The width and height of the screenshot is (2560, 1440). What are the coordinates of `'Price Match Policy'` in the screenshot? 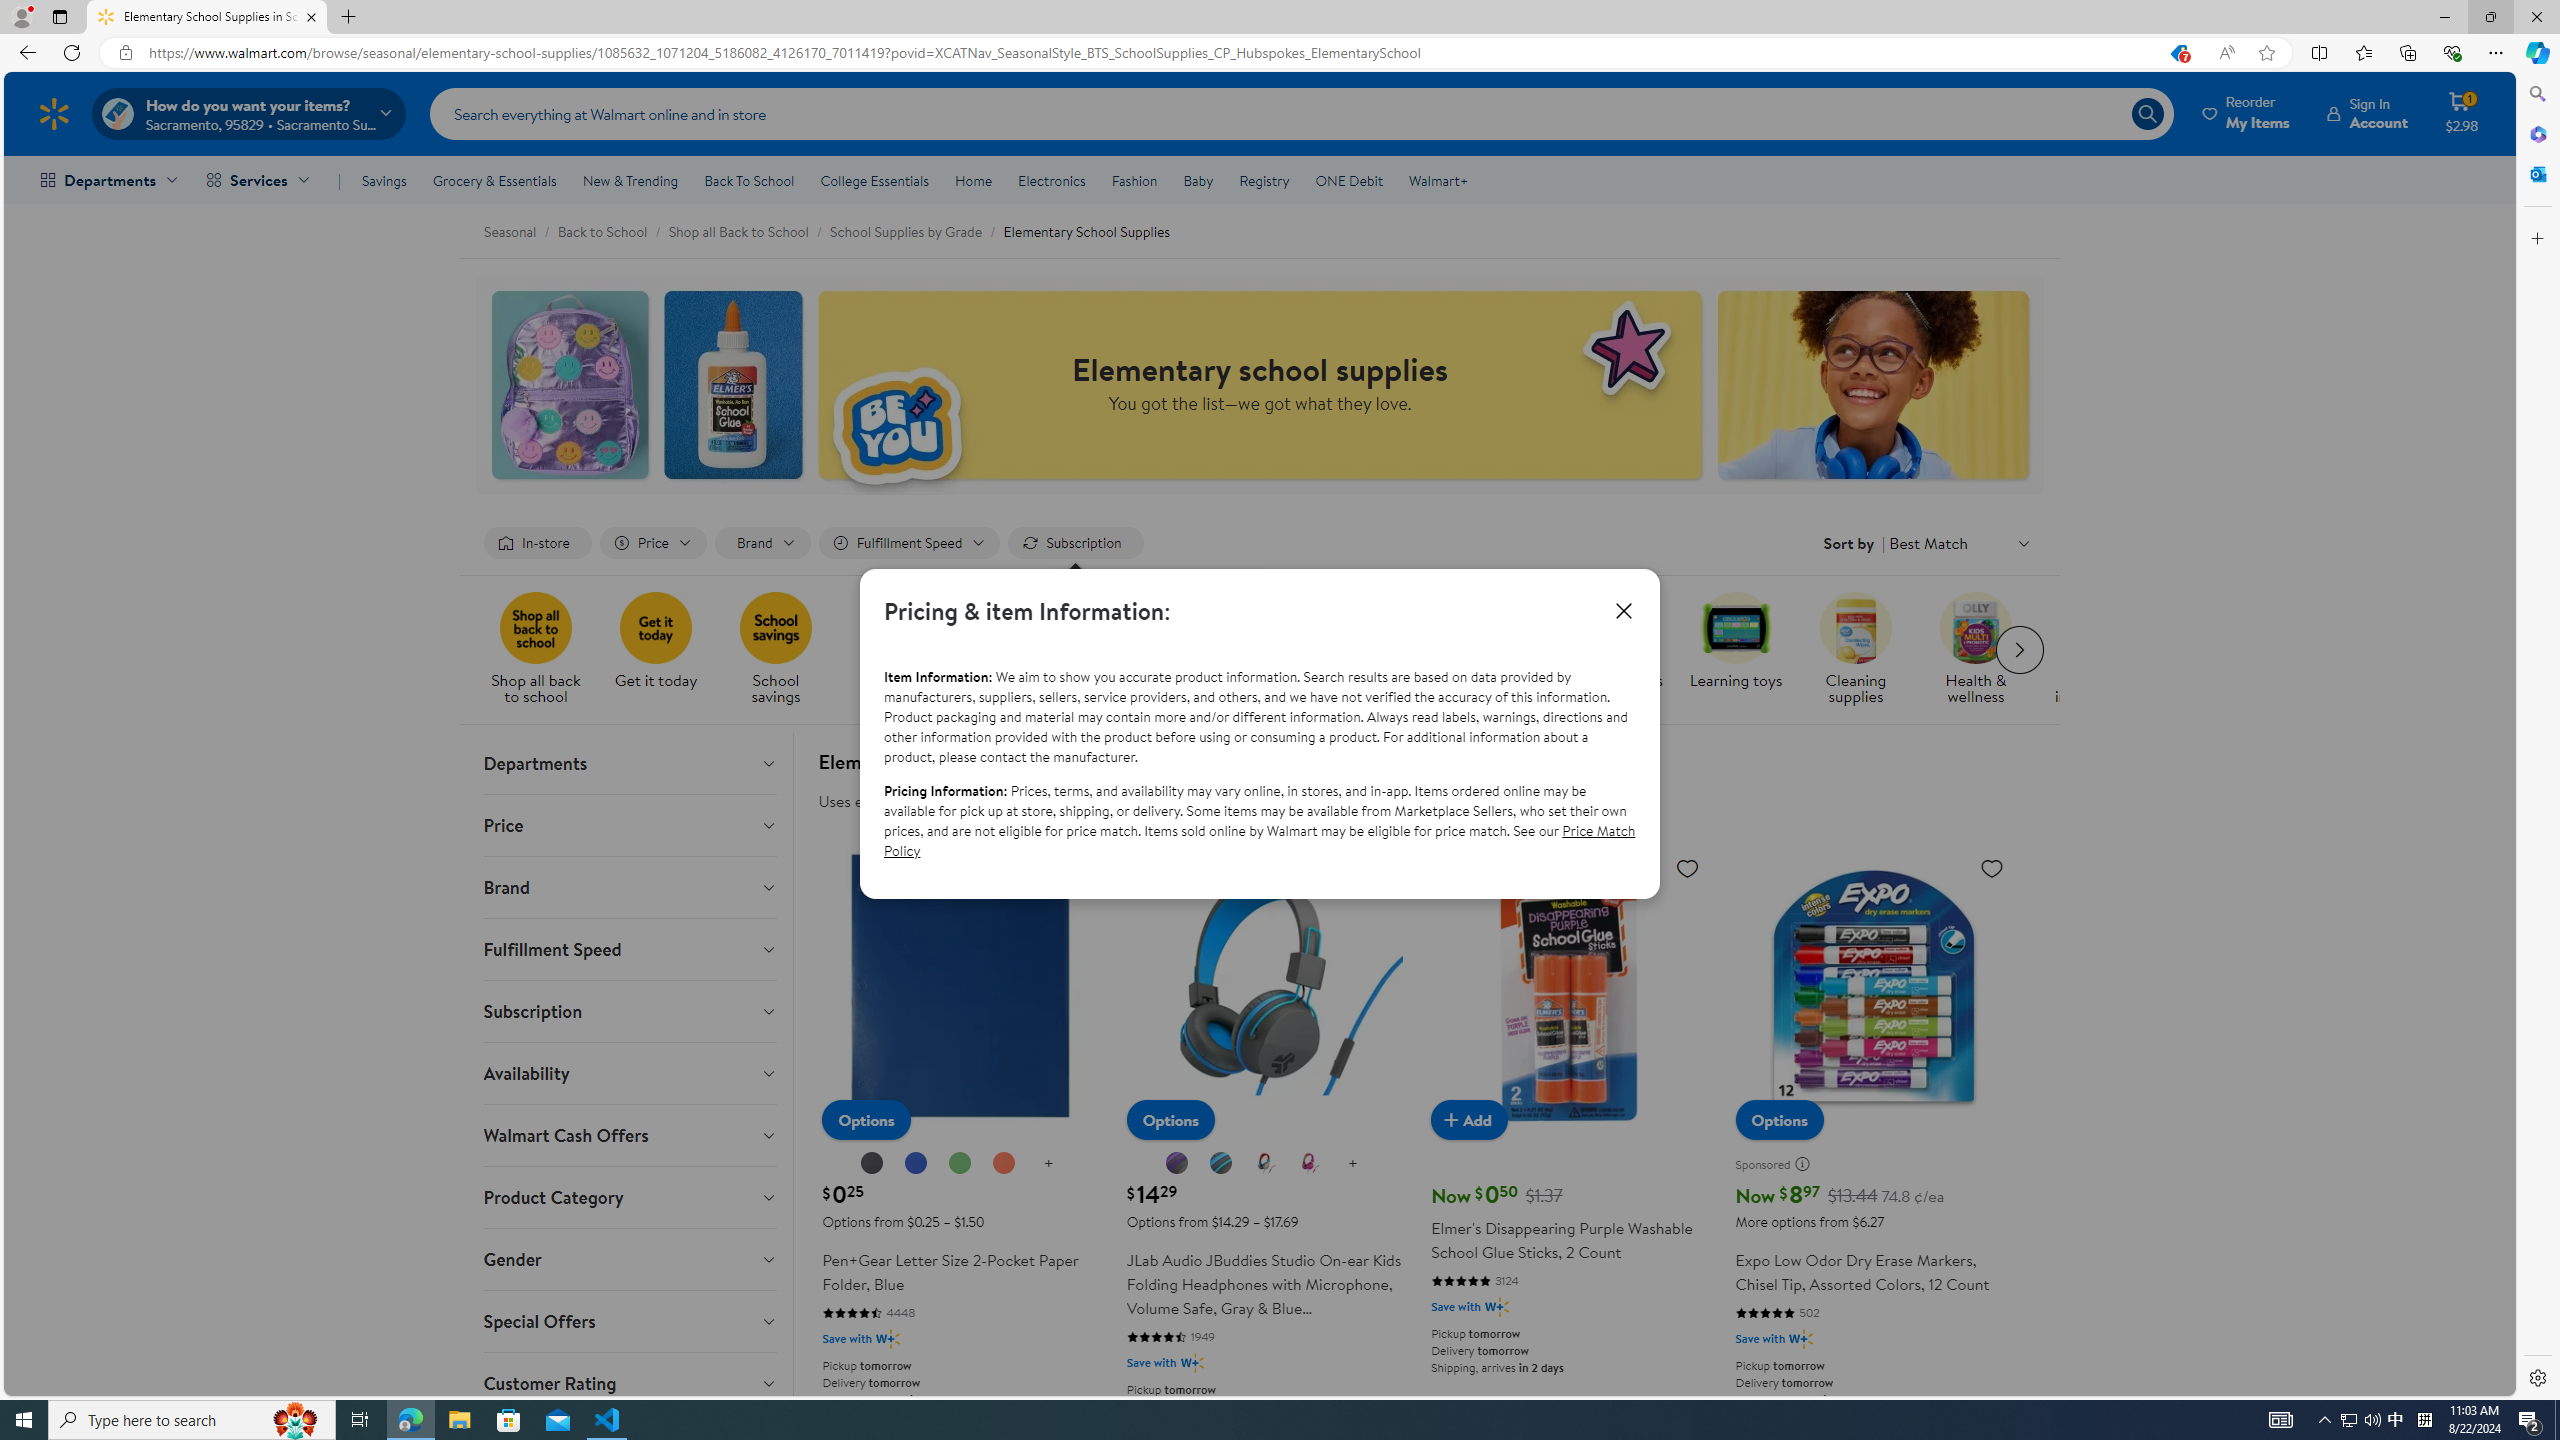 It's located at (1259, 839).